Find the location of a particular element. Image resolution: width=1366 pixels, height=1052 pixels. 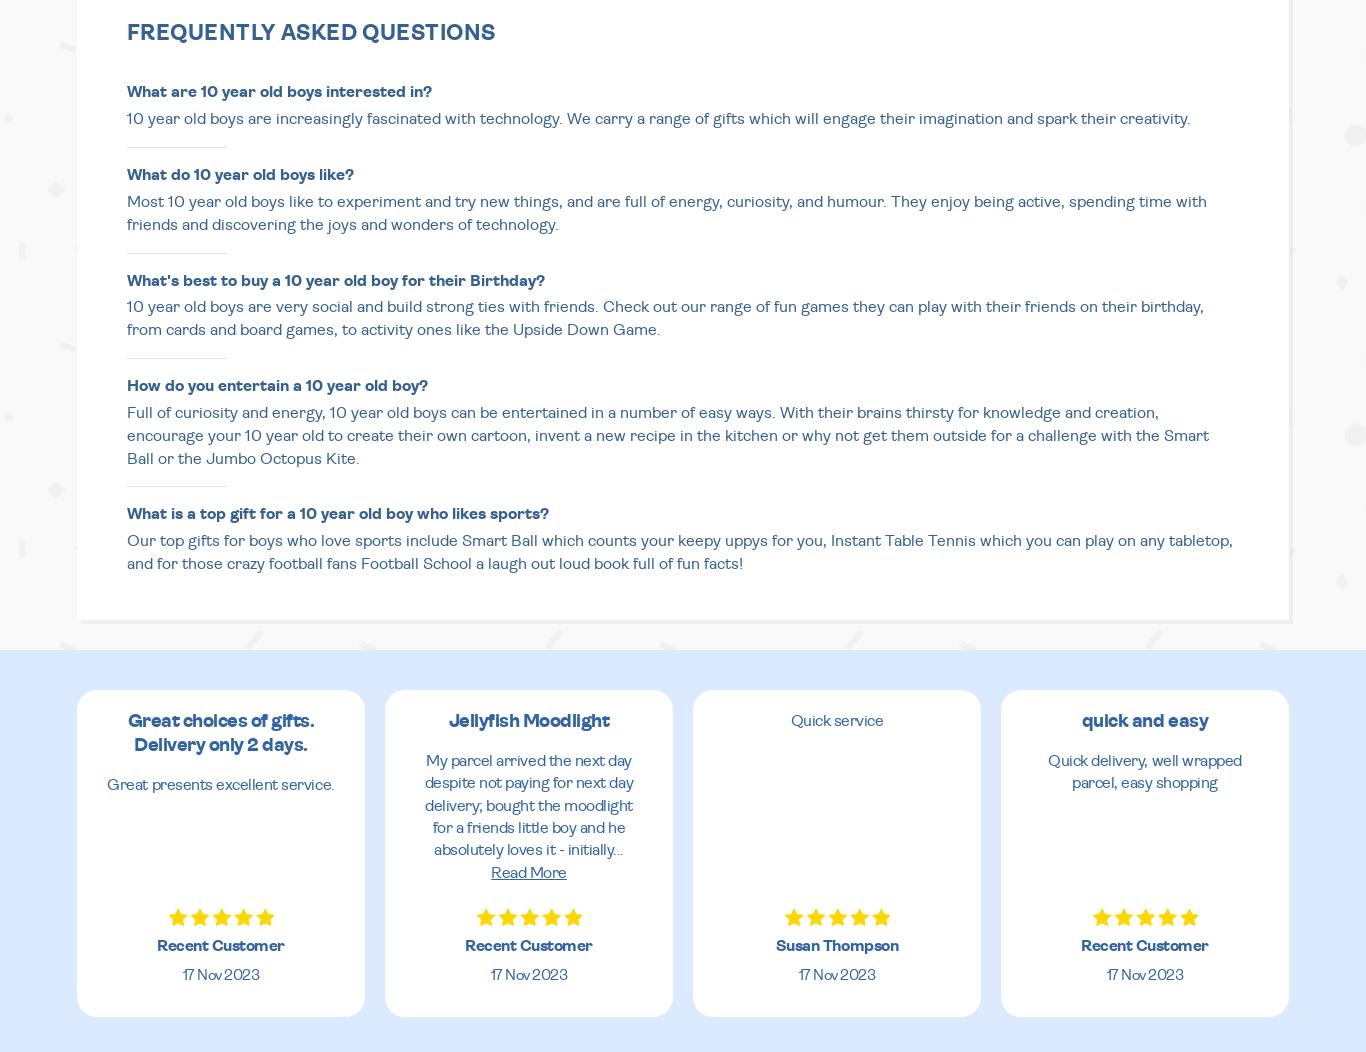

'What do 10 year old boys like?' is located at coordinates (240, 173).